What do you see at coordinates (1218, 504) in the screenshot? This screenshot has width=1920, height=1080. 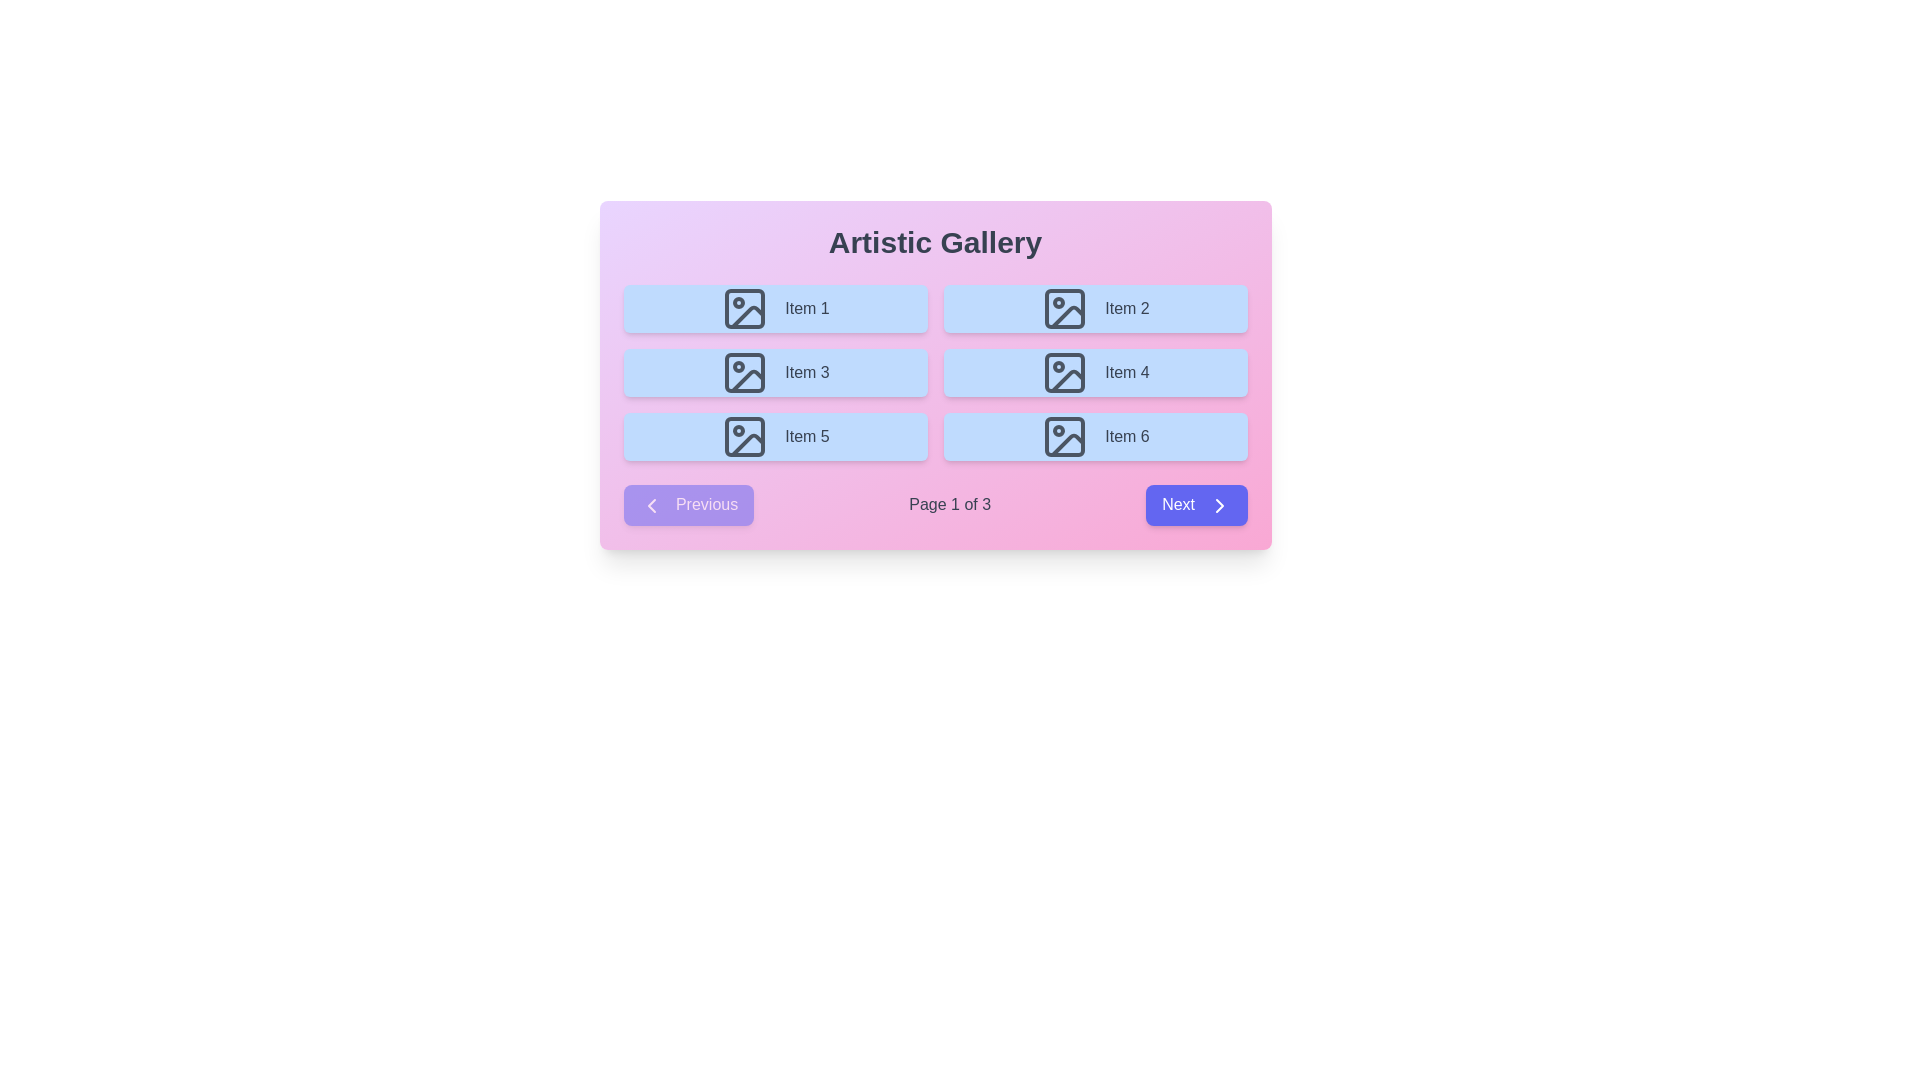 I see `the right-pointing arrow icon located inside the 'Next' button at the bottom right of the interface` at bounding box center [1218, 504].